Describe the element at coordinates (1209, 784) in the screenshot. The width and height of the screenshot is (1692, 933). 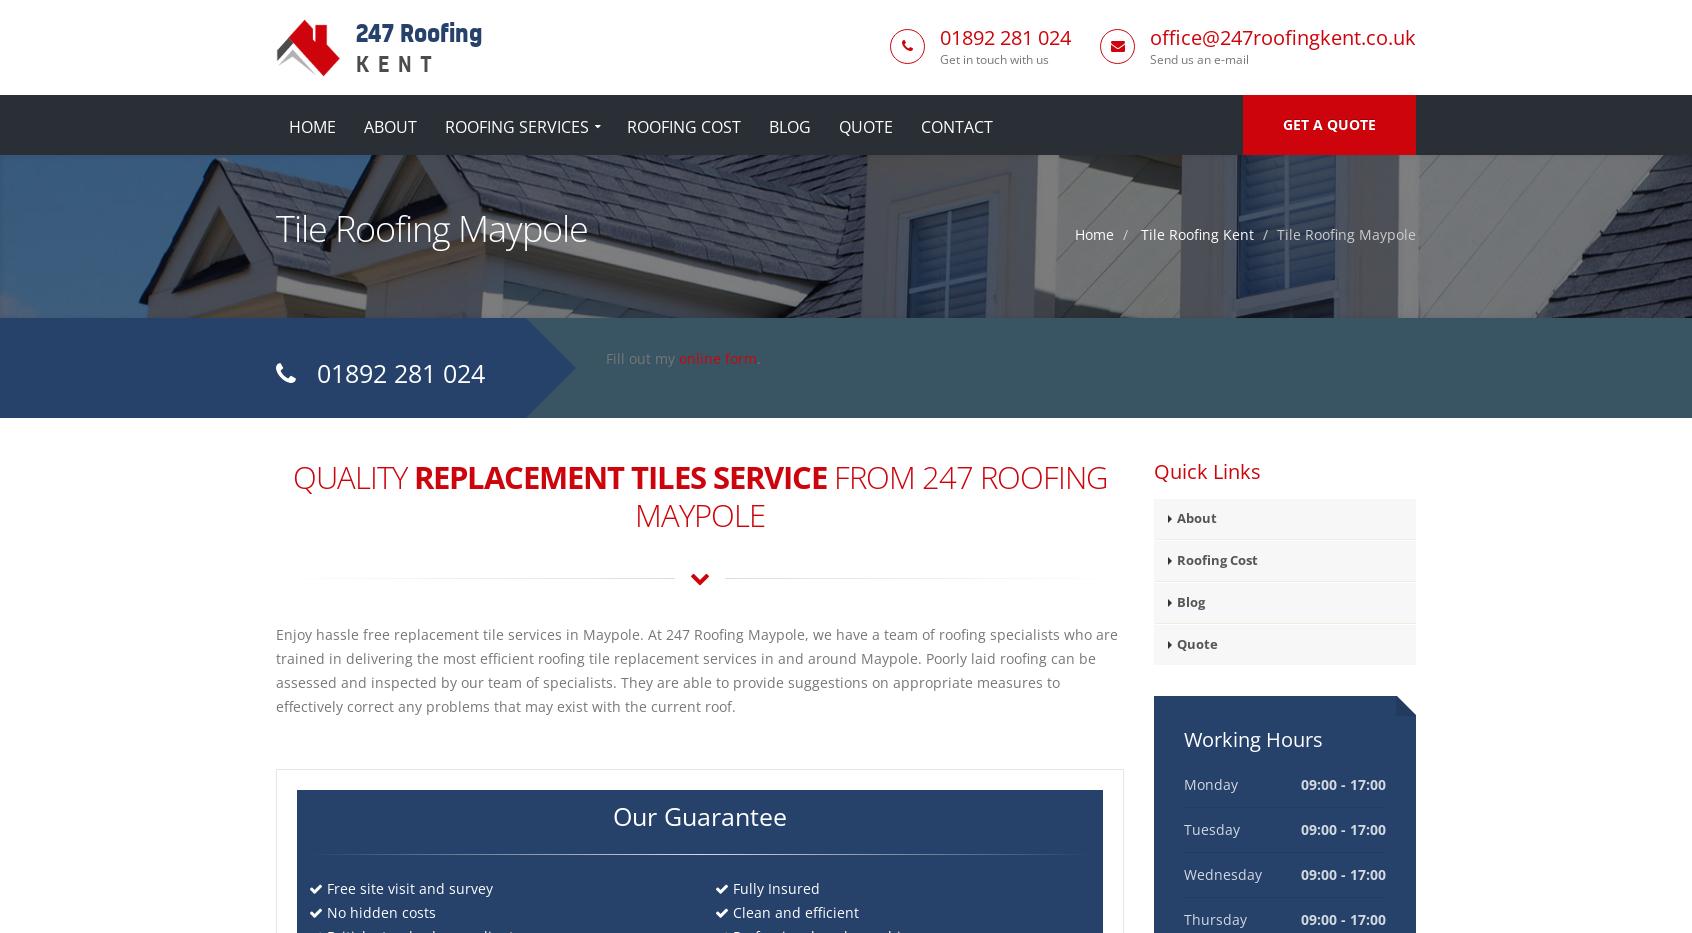
I see `'Monday'` at that location.